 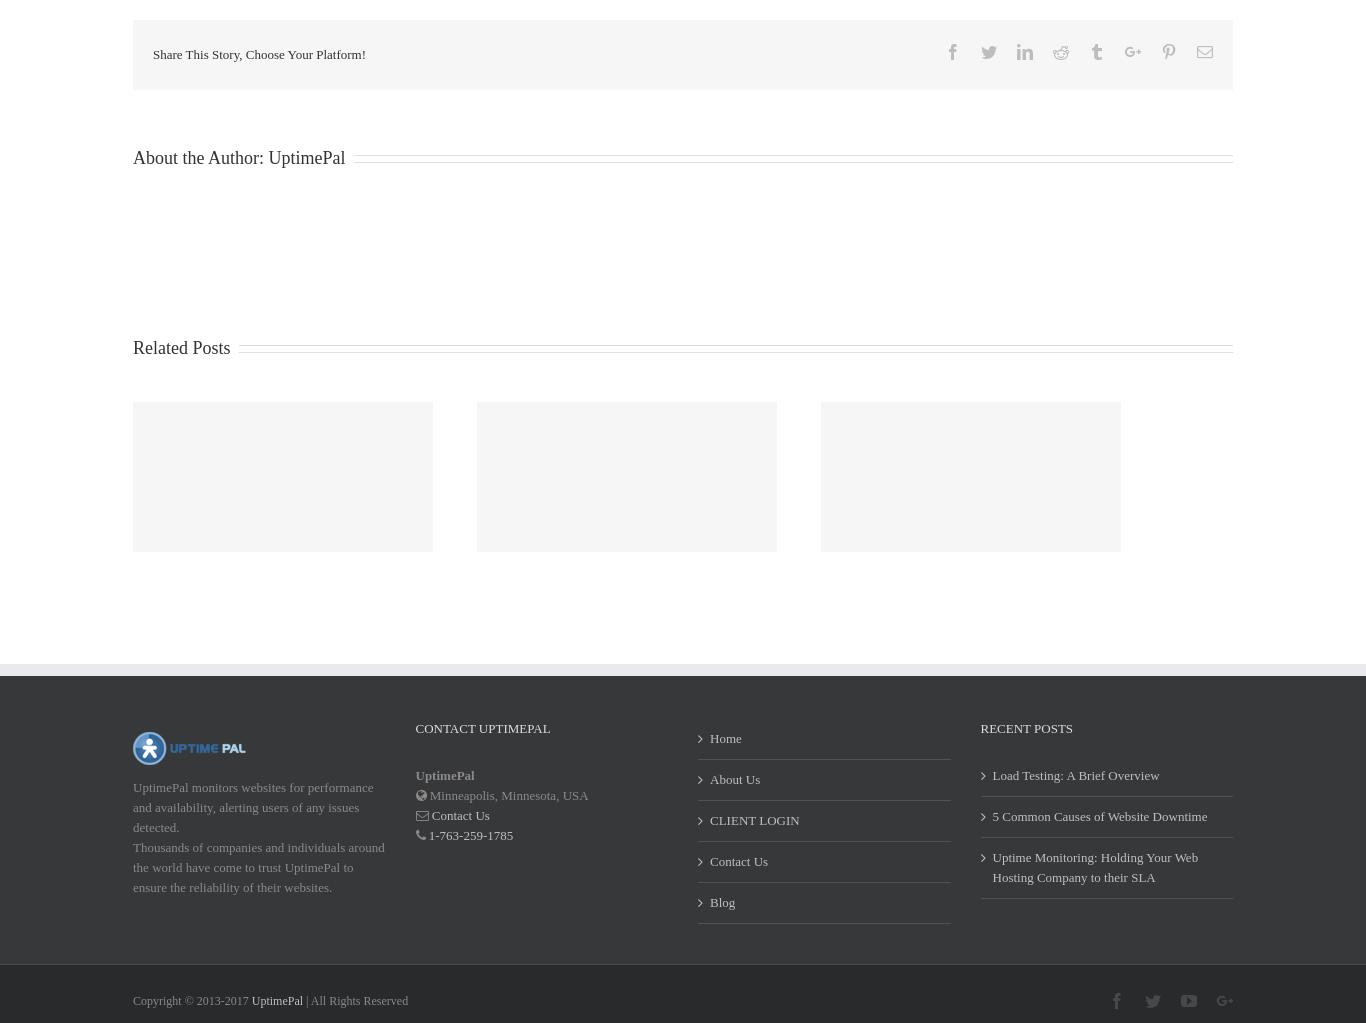 What do you see at coordinates (1074, 800) in the screenshot?
I see `'Load Testing: A Brief Overview'` at bounding box center [1074, 800].